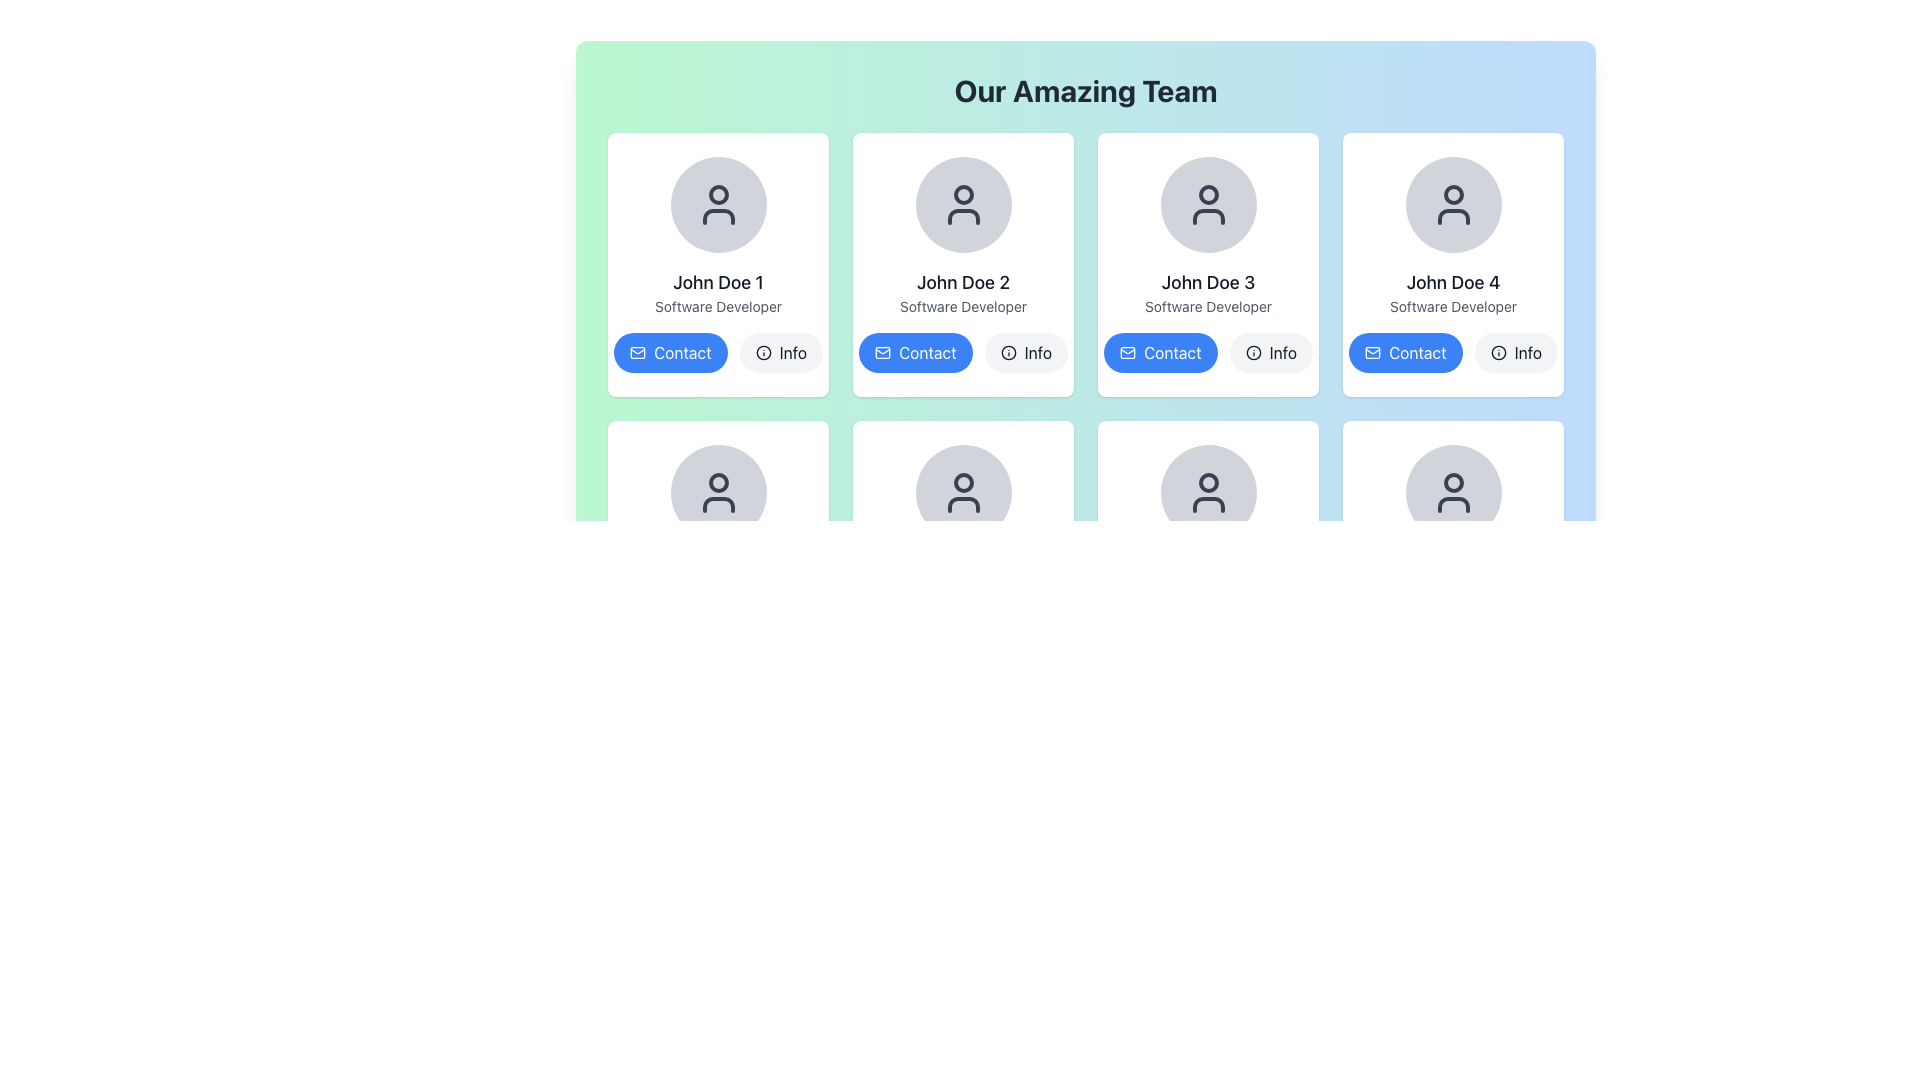 This screenshot has height=1080, width=1920. Describe the element at coordinates (1207, 482) in the screenshot. I see `the SVG circle element representing the user's head within the user icon located in the bottom row, second from the right of the layout grid` at that location.